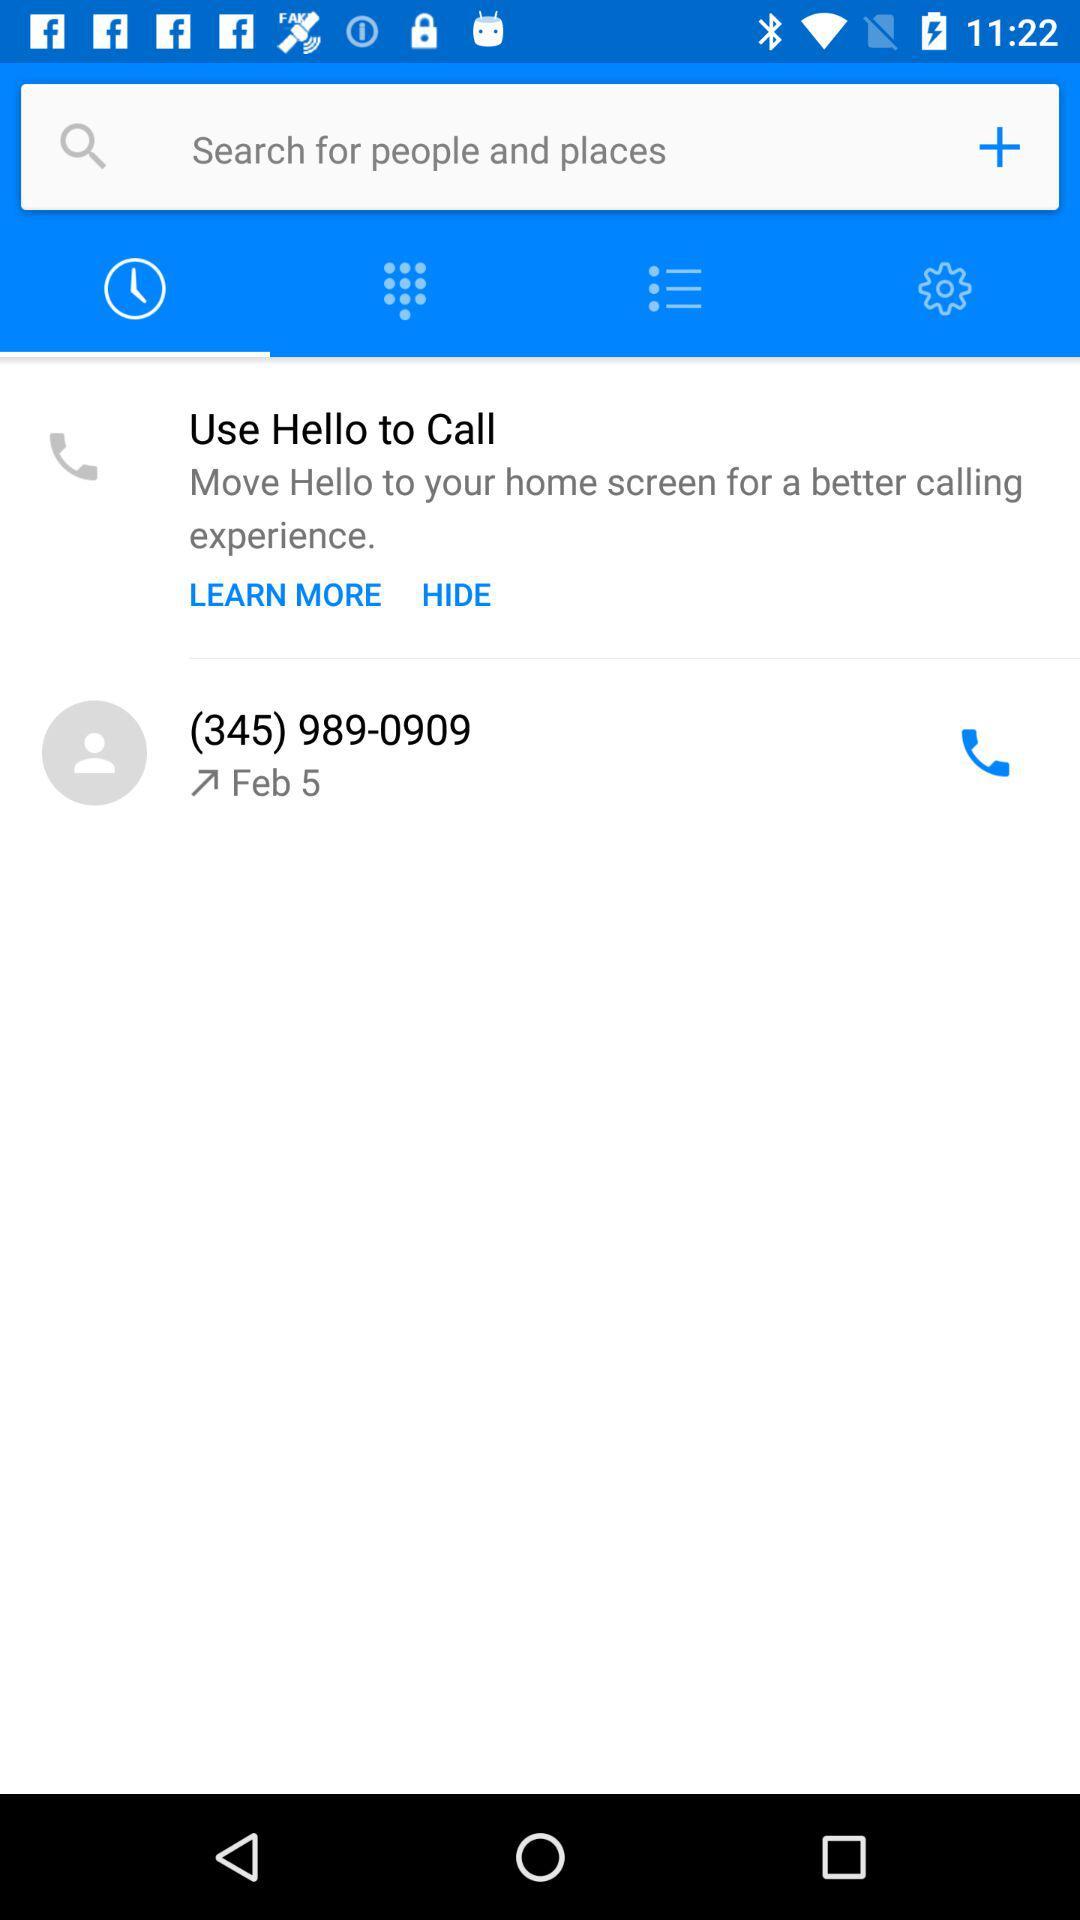  I want to click on the hide, so click(456, 592).